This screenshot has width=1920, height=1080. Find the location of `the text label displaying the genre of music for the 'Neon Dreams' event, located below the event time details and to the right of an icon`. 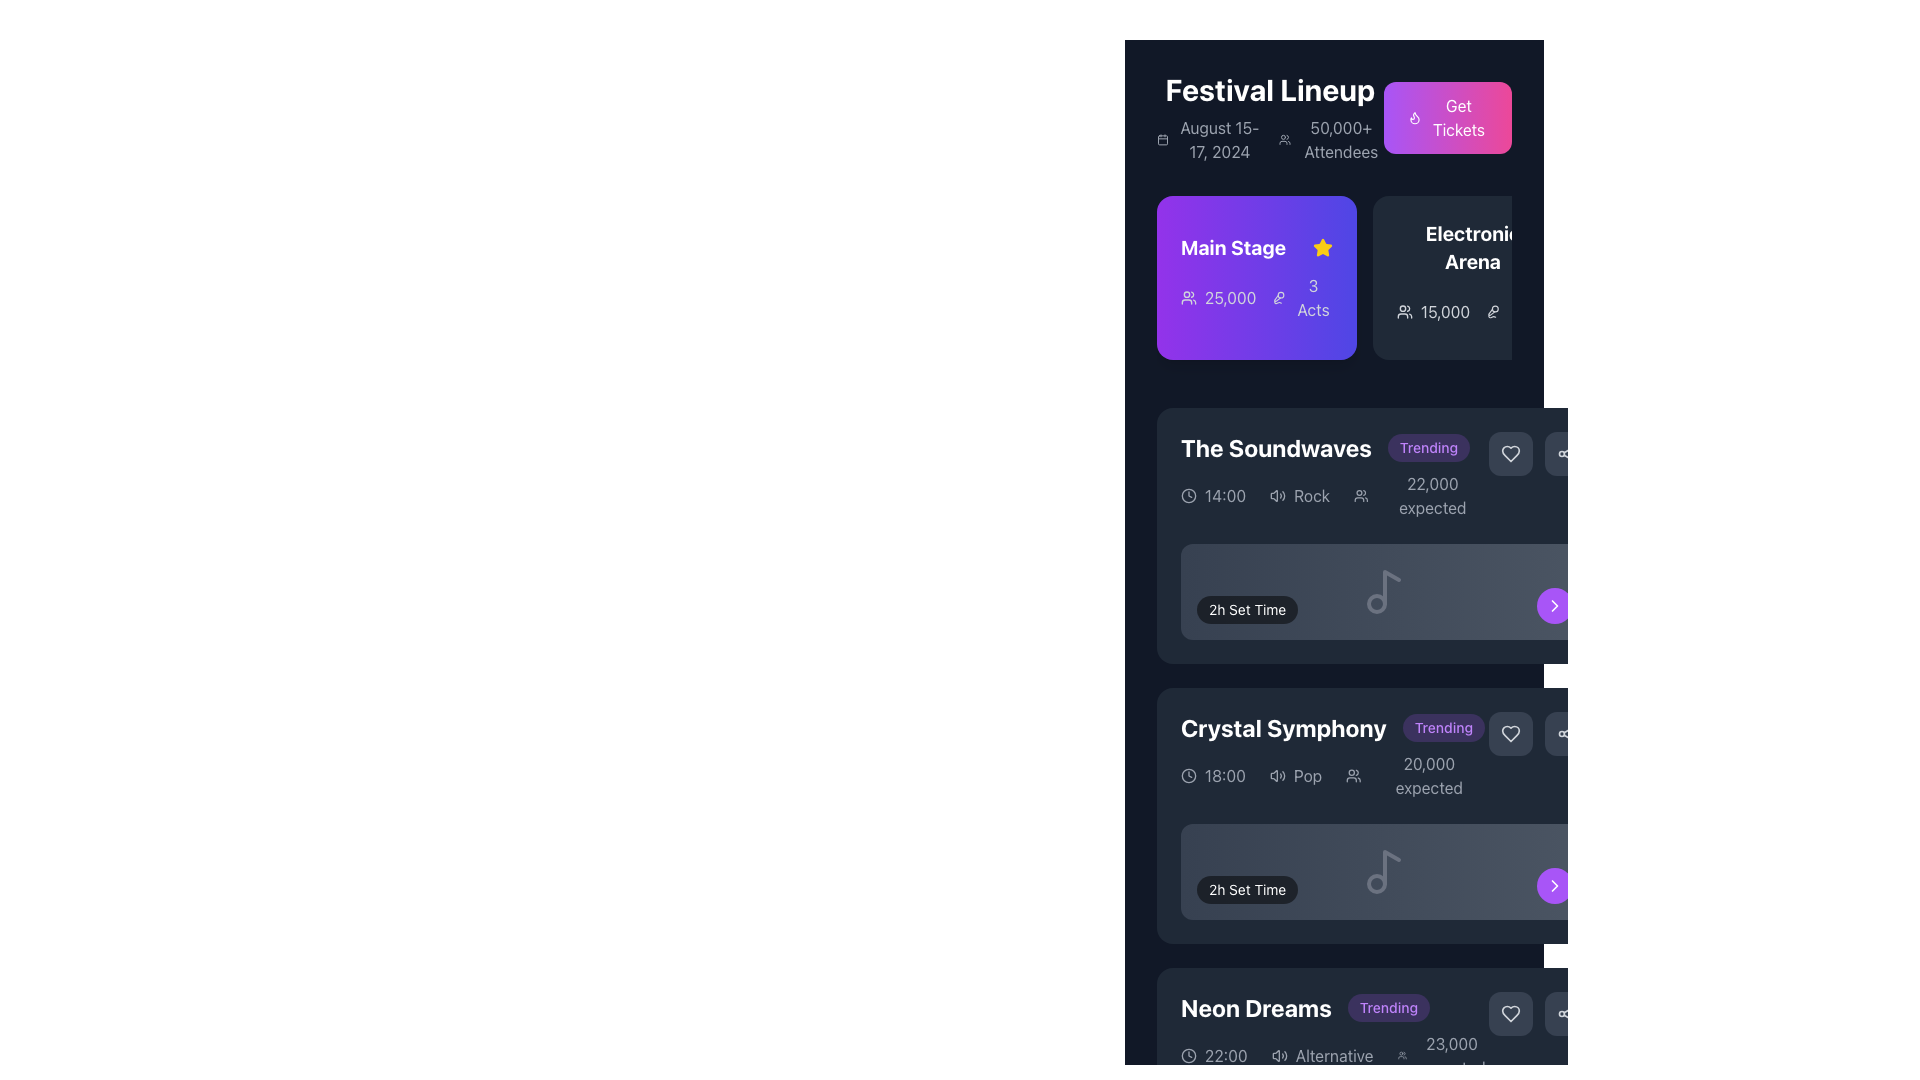

the text label displaying the genre of music for the 'Neon Dreams' event, located below the event time details and to the right of an icon is located at coordinates (1334, 1055).